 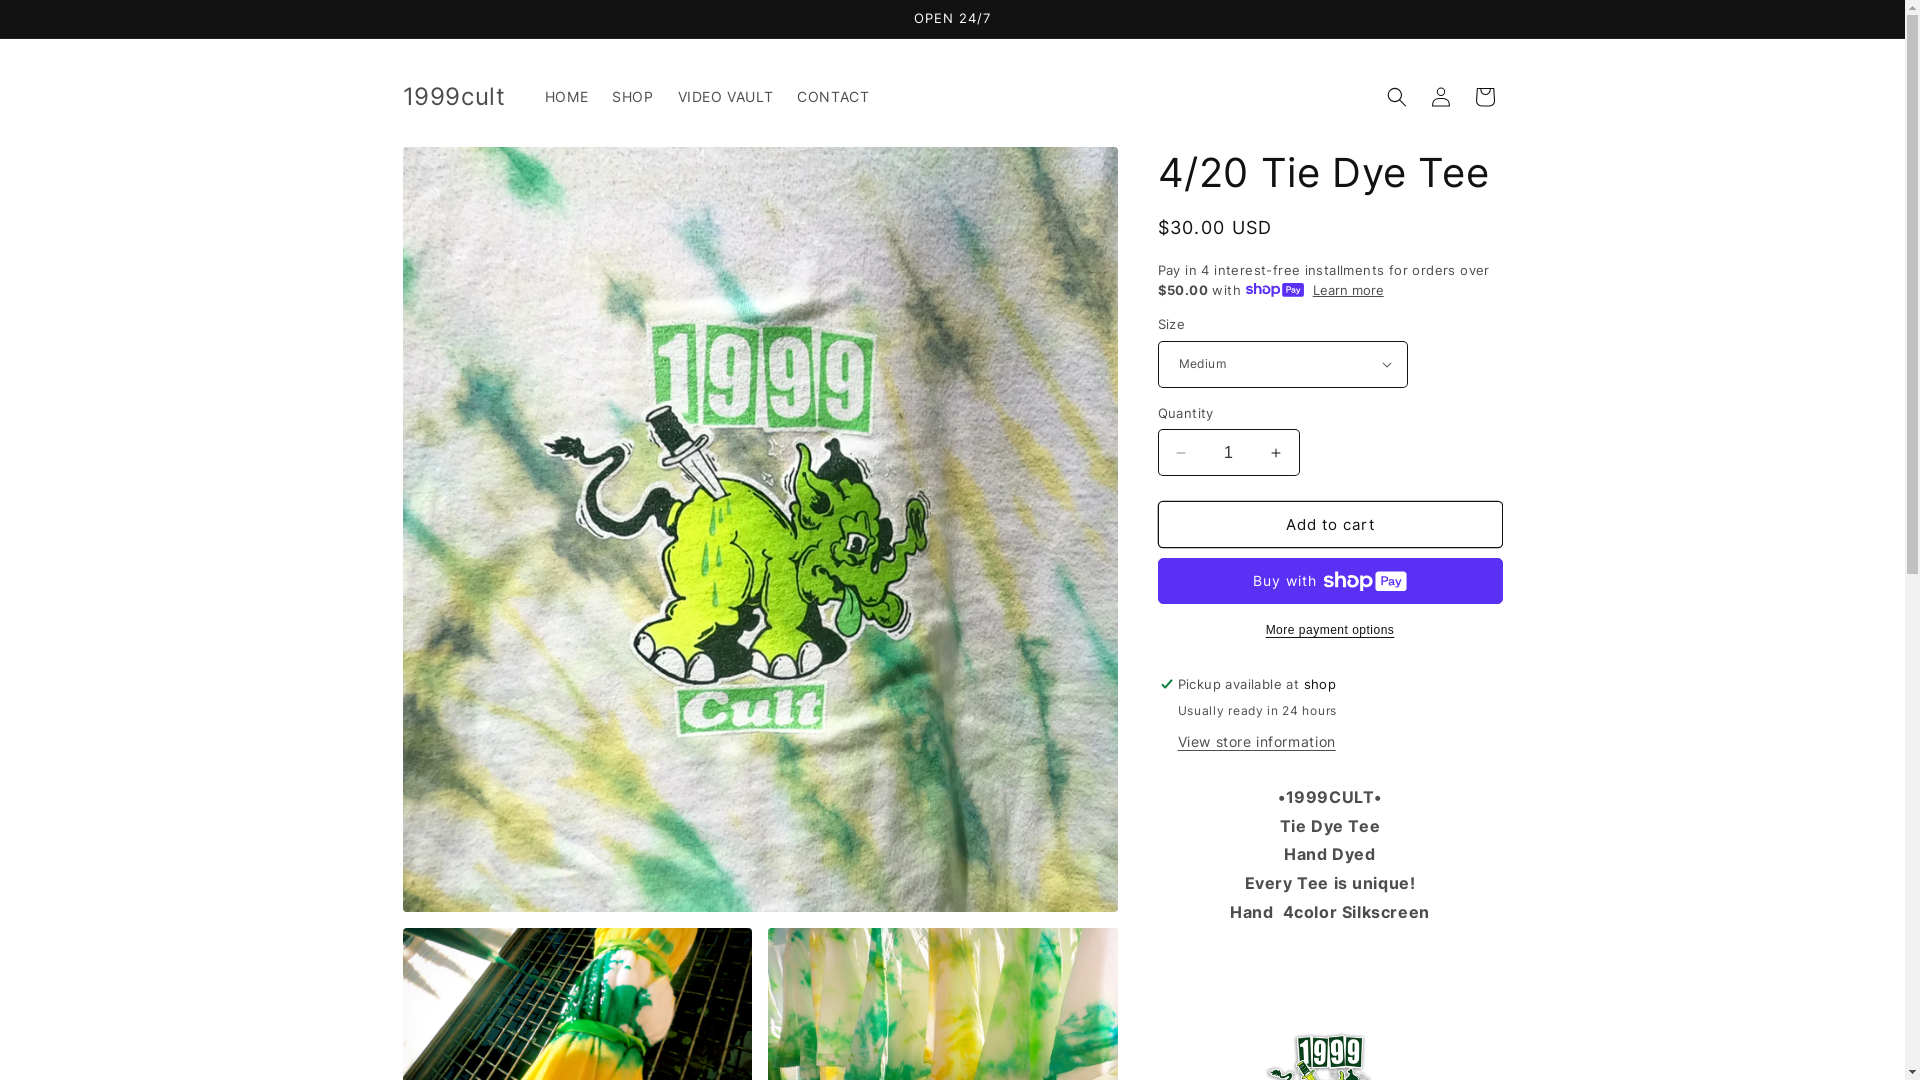 I want to click on 'CONTACT', so click(x=833, y=96).